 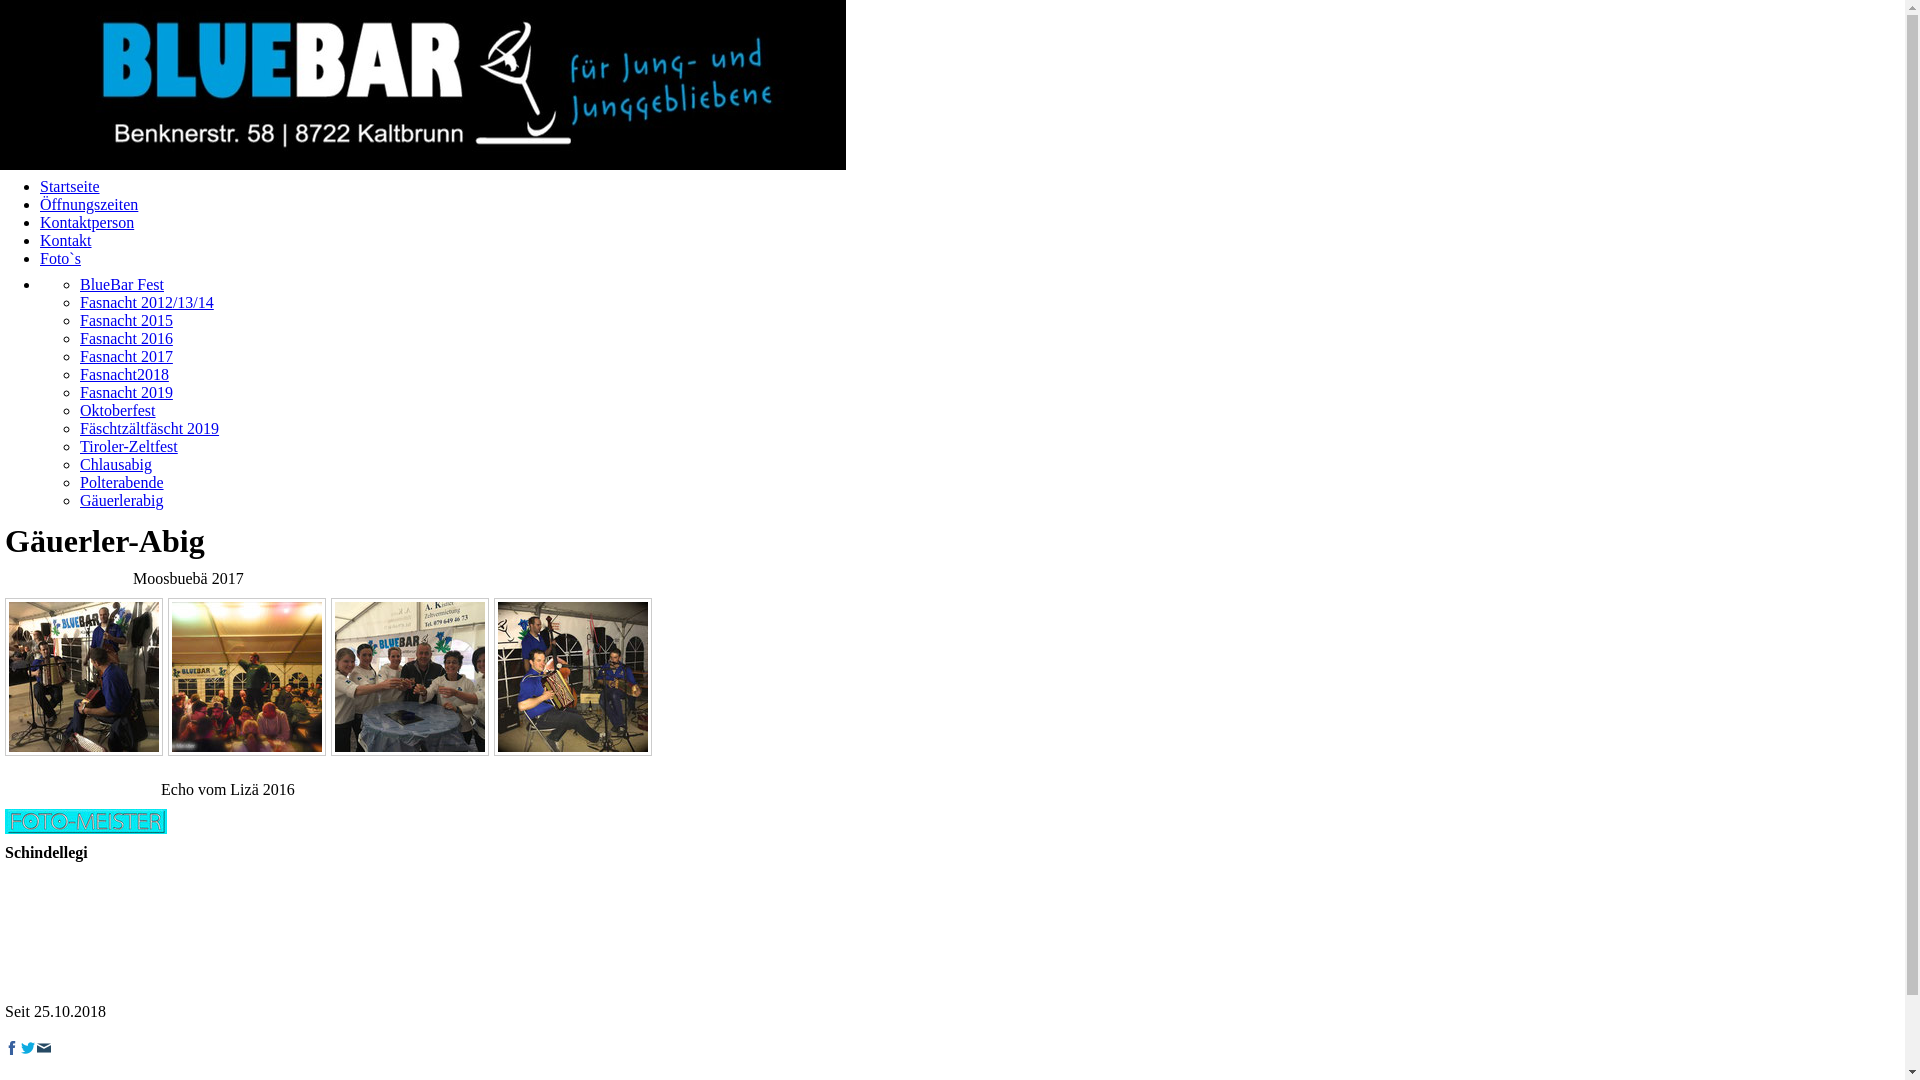 What do you see at coordinates (66, 239) in the screenshot?
I see `'Kontakt'` at bounding box center [66, 239].